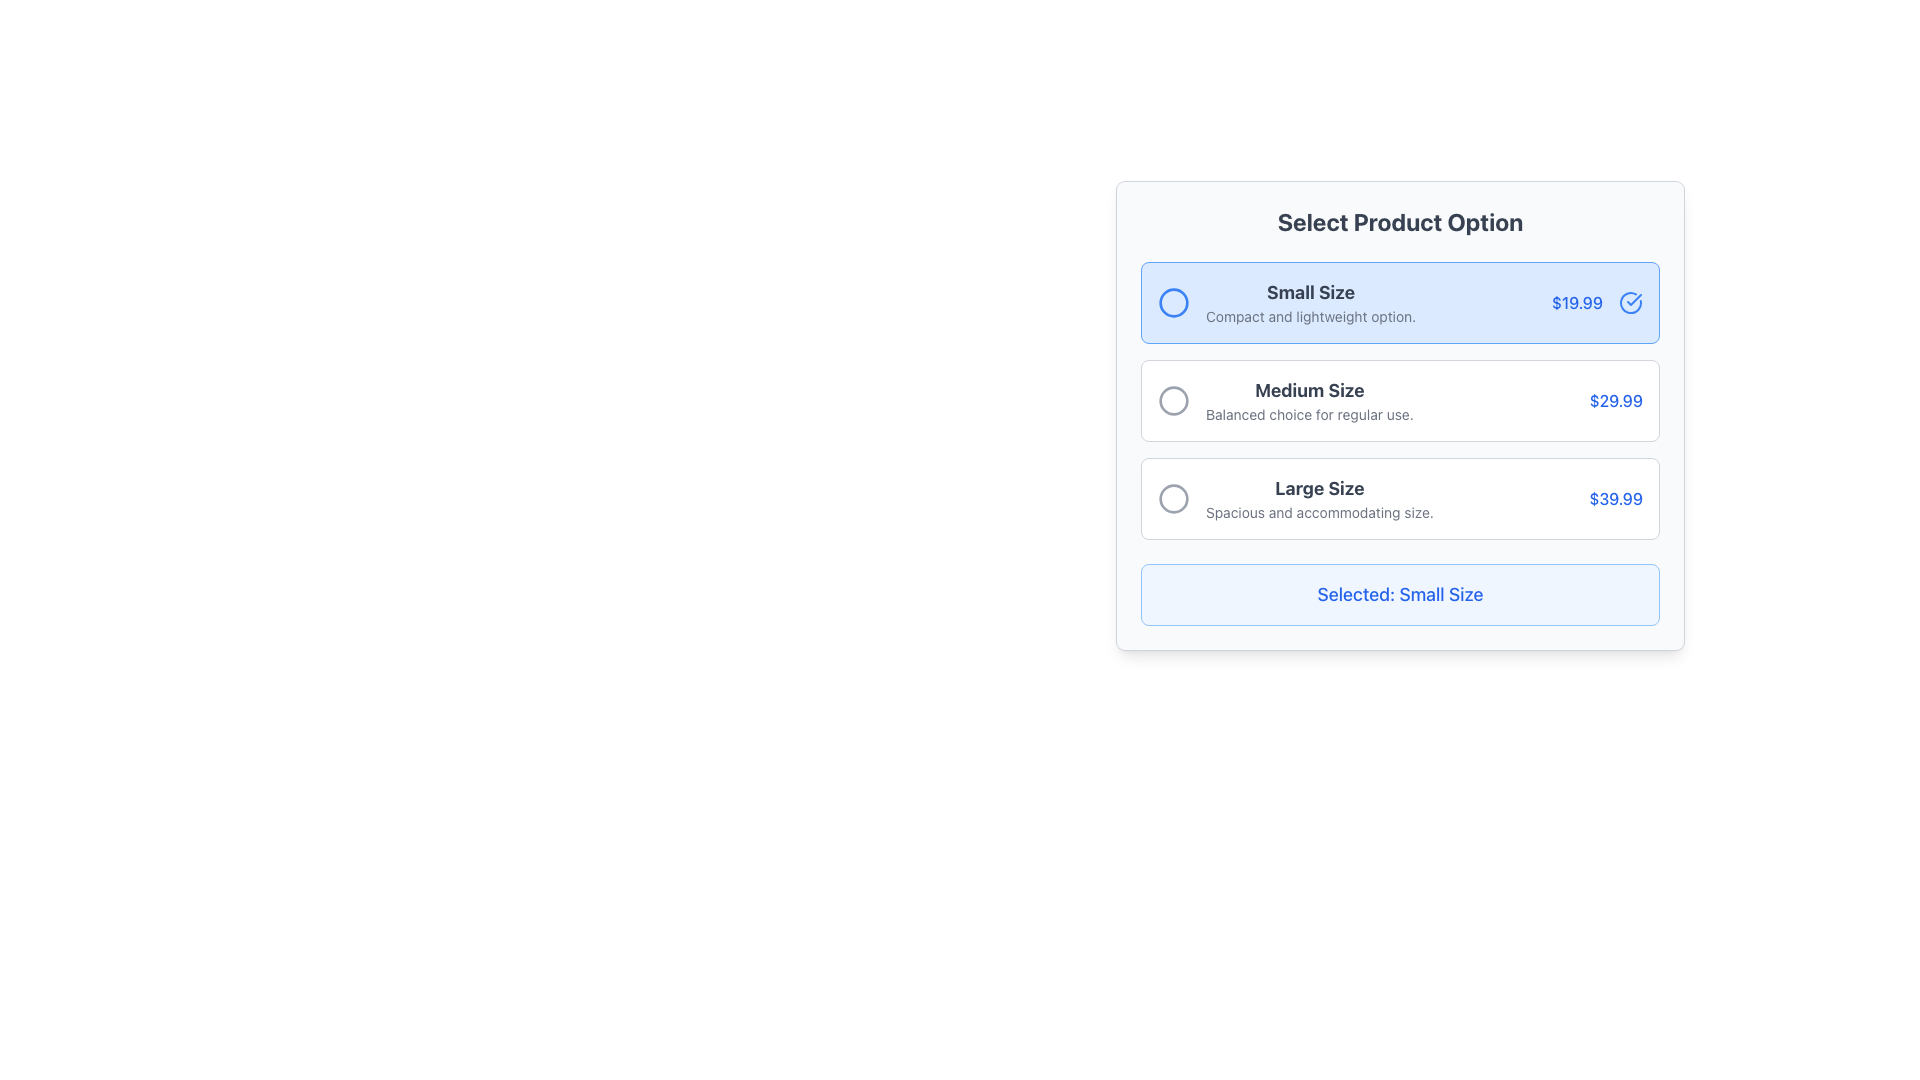 The height and width of the screenshot is (1080, 1920). What do you see at coordinates (1631, 303) in the screenshot?
I see `the blue circular checkmark SVG icon located in the top-right corner of the 'Small Size Compact and lightweight option. $19.99' section, which is the last component in that section` at bounding box center [1631, 303].